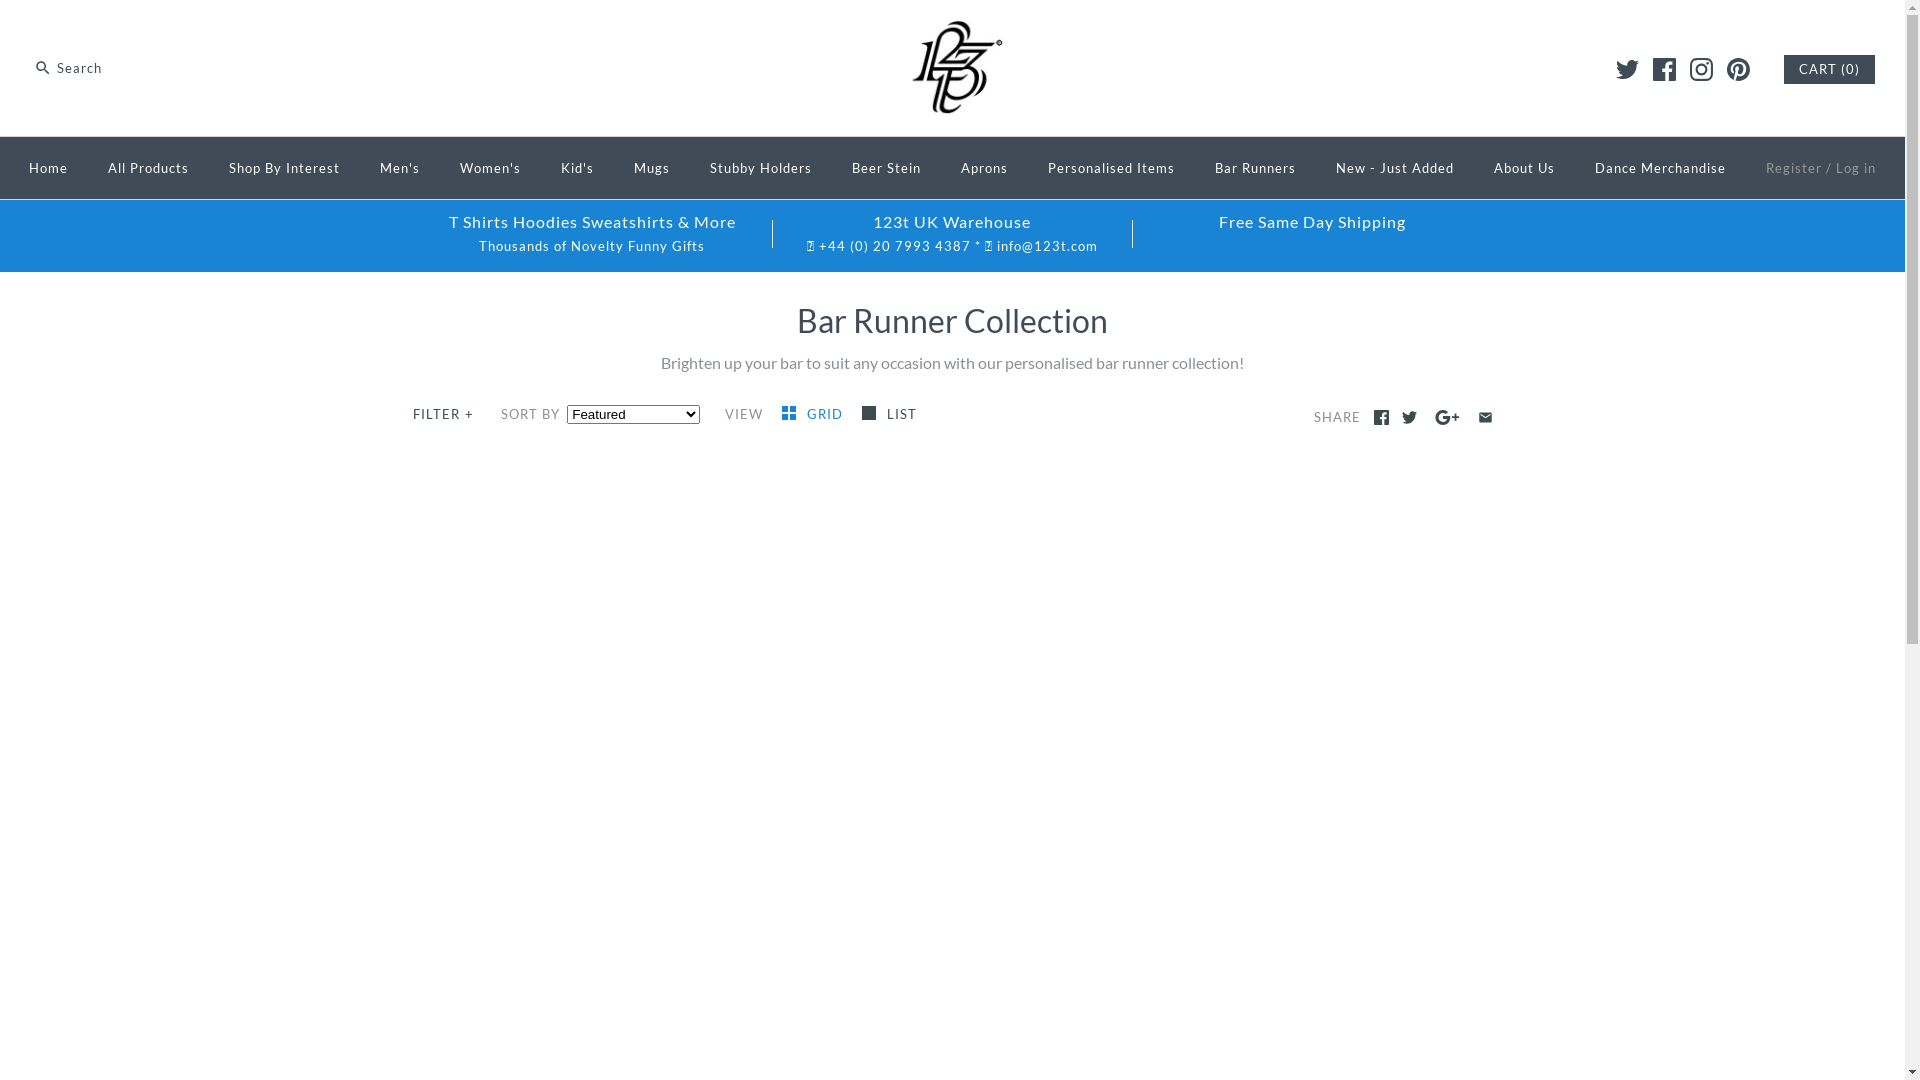  What do you see at coordinates (1148, 956) in the screenshot?
I see `'Add to Cart'` at bounding box center [1148, 956].